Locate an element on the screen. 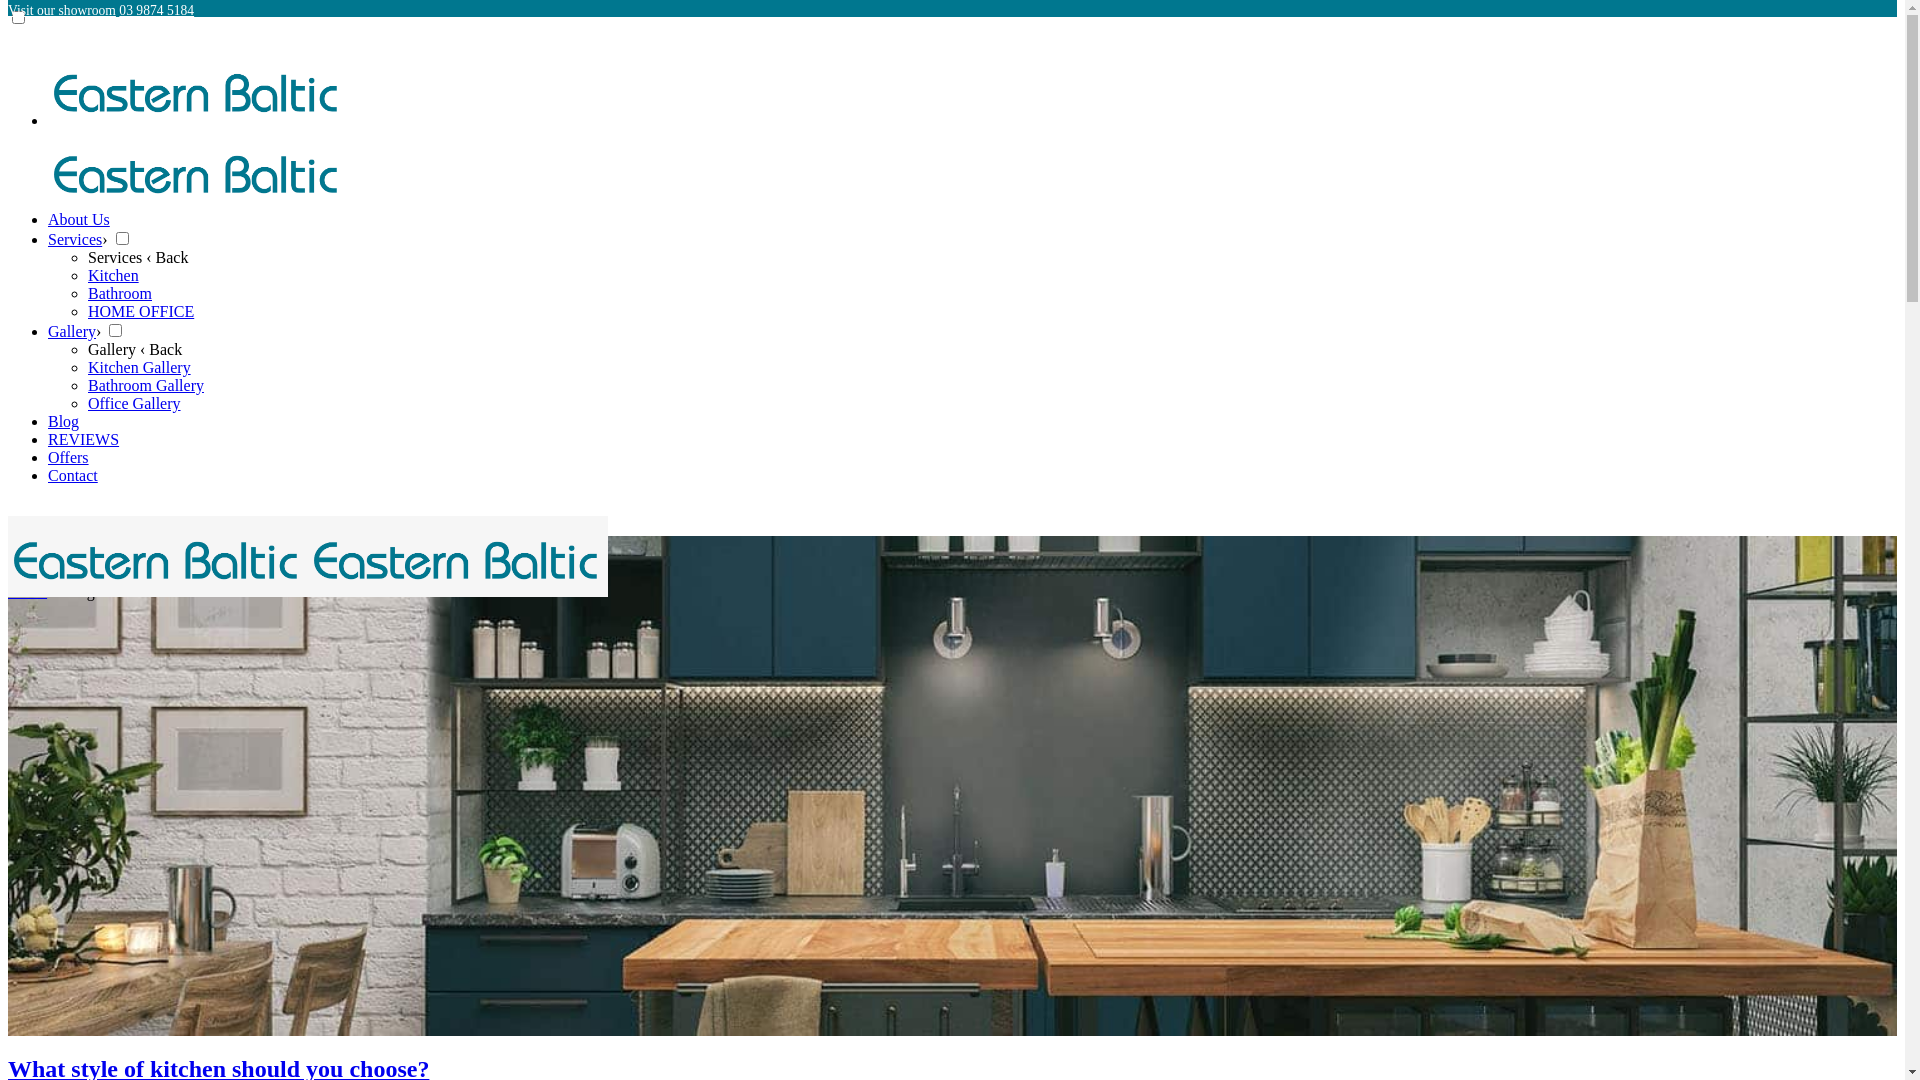 The width and height of the screenshot is (1920, 1080). 'Blog' is located at coordinates (48, 420).